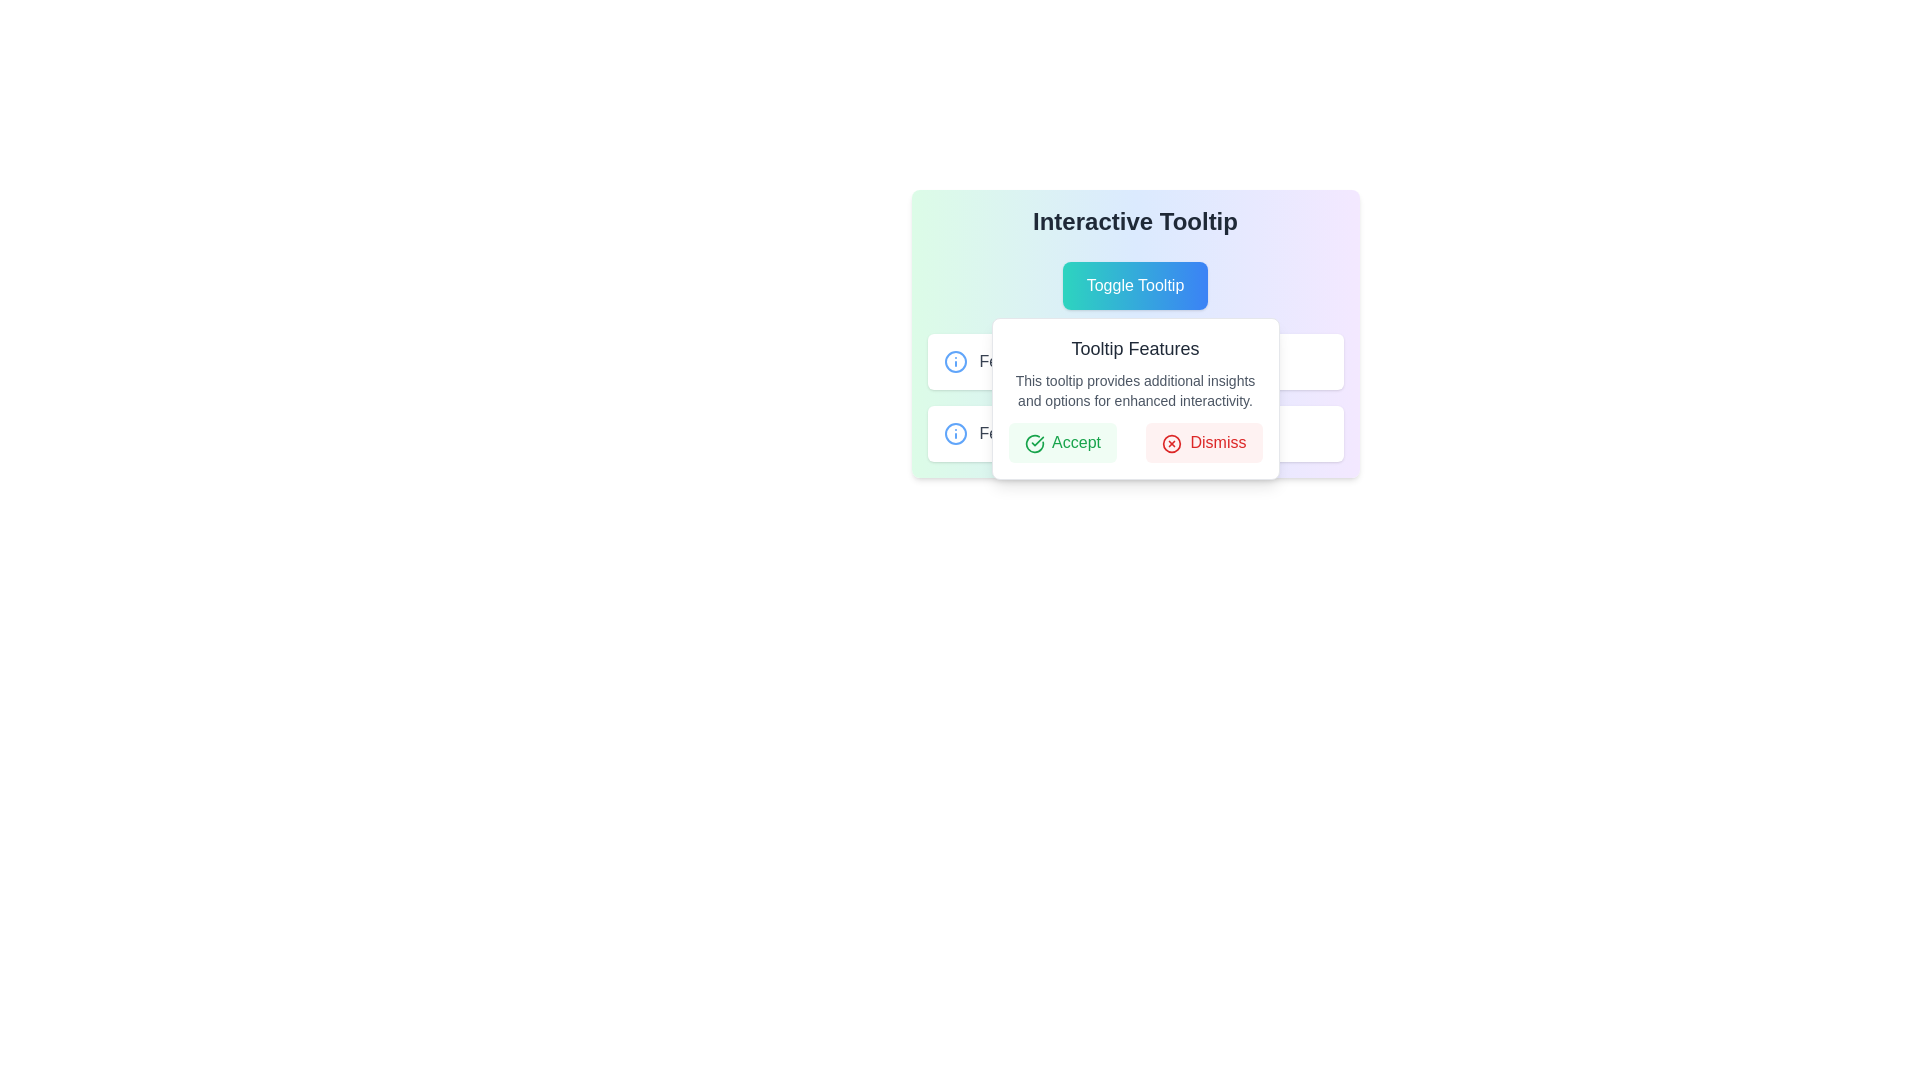 This screenshot has width=1920, height=1080. Describe the element at coordinates (954, 433) in the screenshot. I see `the circular part of the informational icon located in the light green area to gather context` at that location.